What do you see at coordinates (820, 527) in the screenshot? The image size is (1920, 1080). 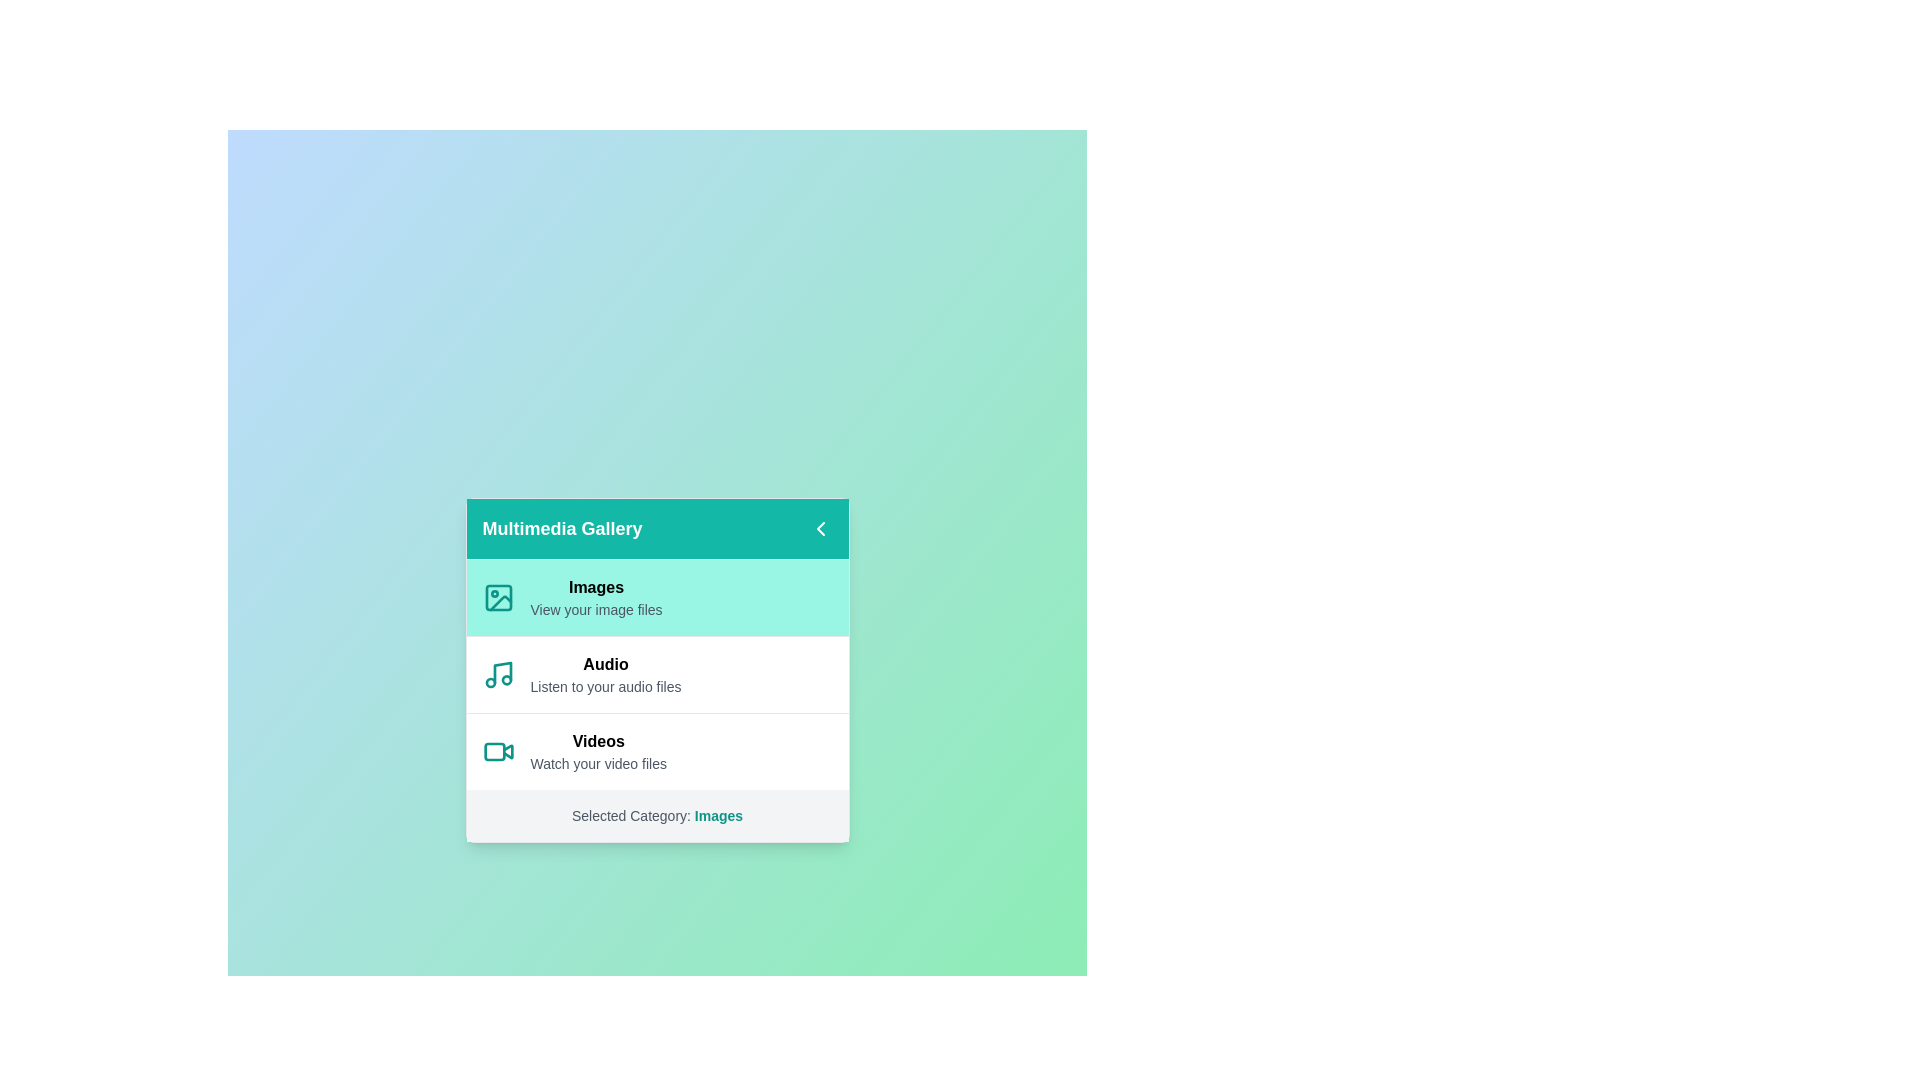 I see `the chevron button to toggle the gallery visibility` at bounding box center [820, 527].